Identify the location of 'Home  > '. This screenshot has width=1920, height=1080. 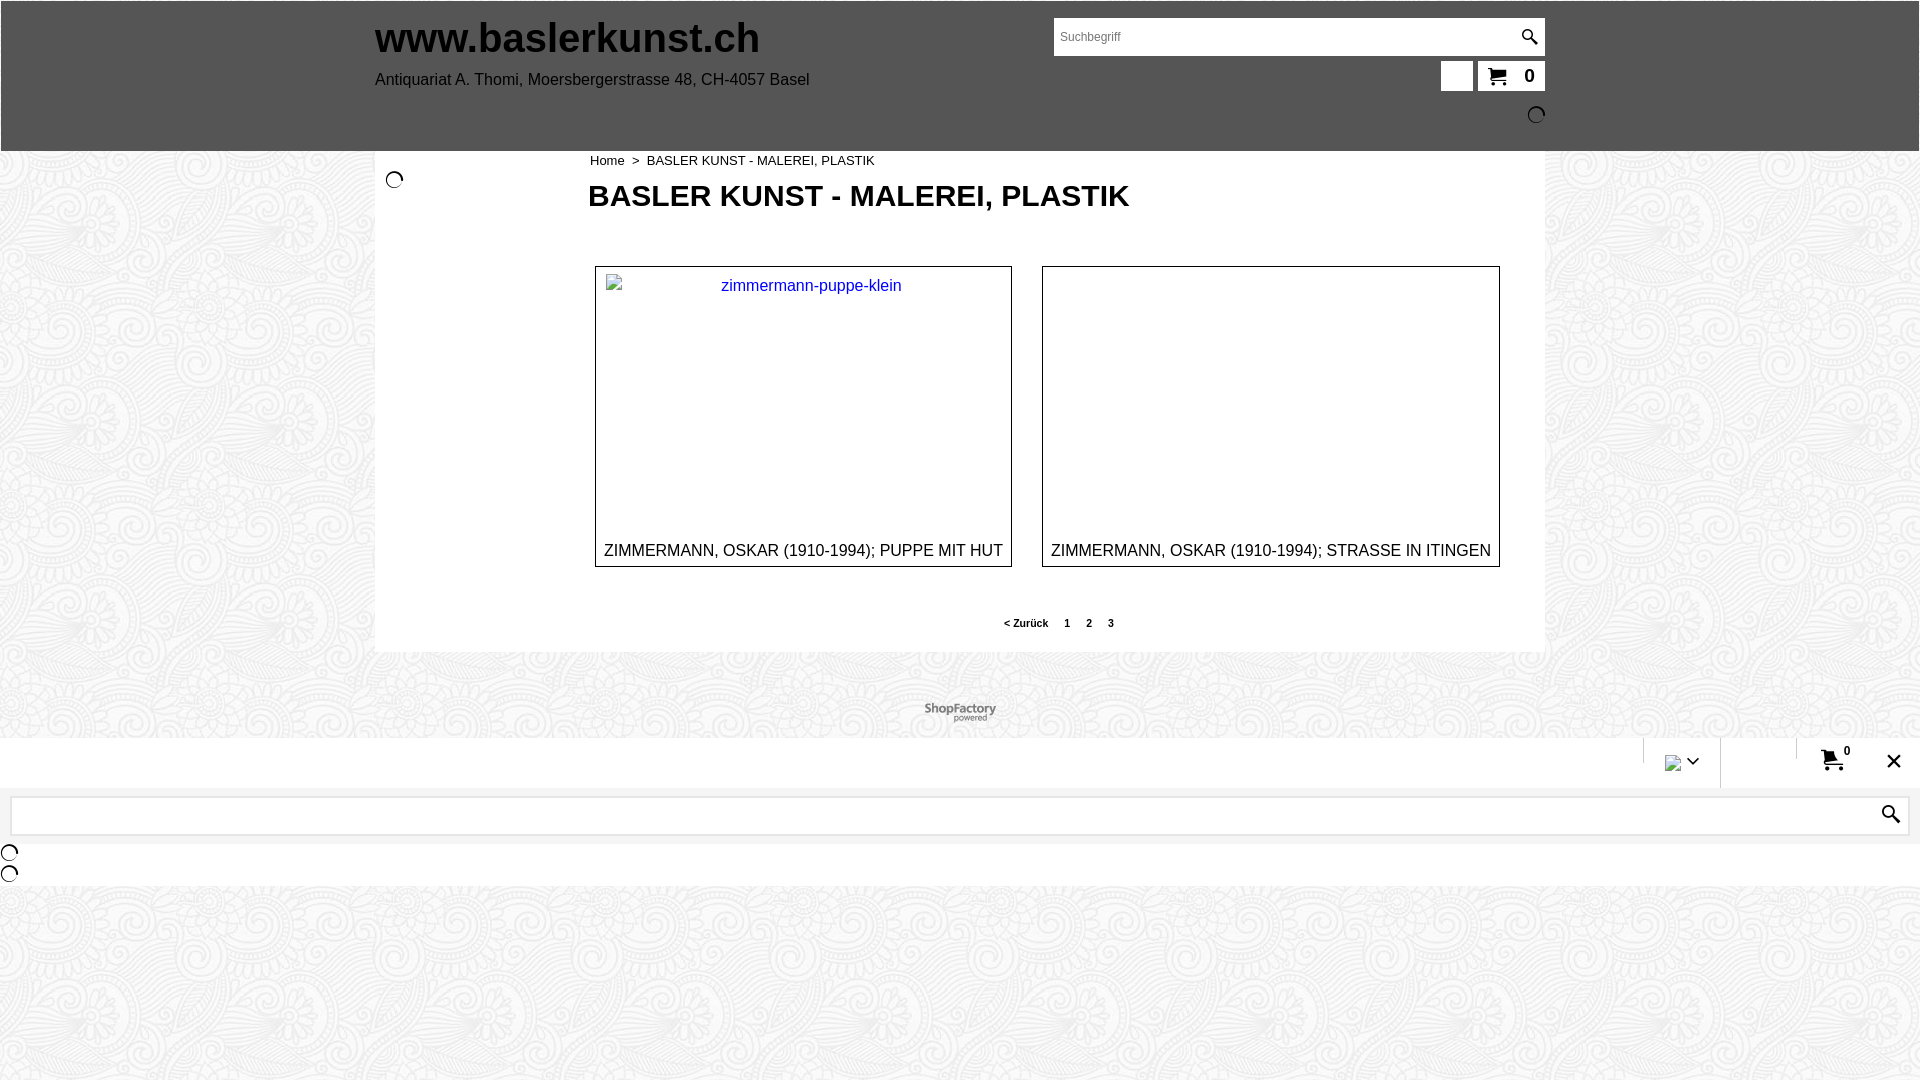
(617, 159).